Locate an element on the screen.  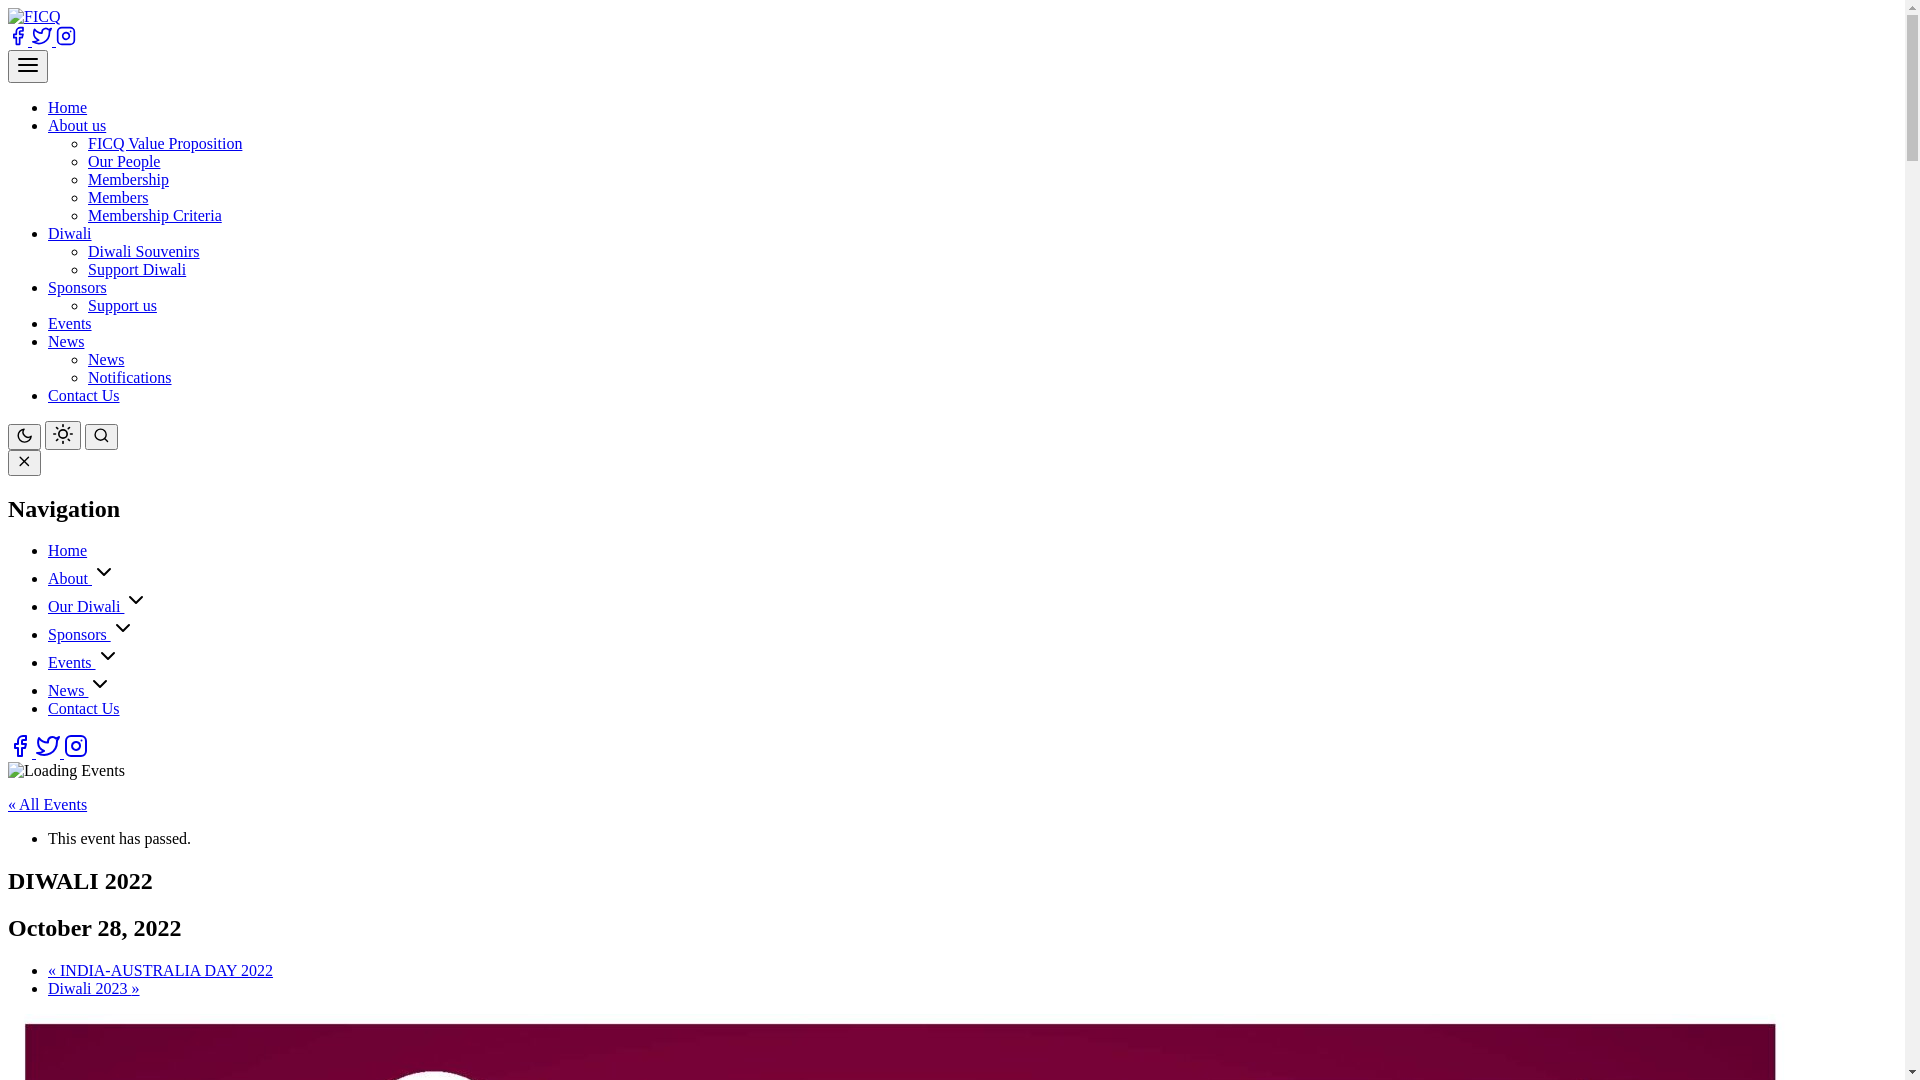
'Our Diwali' is located at coordinates (85, 605).